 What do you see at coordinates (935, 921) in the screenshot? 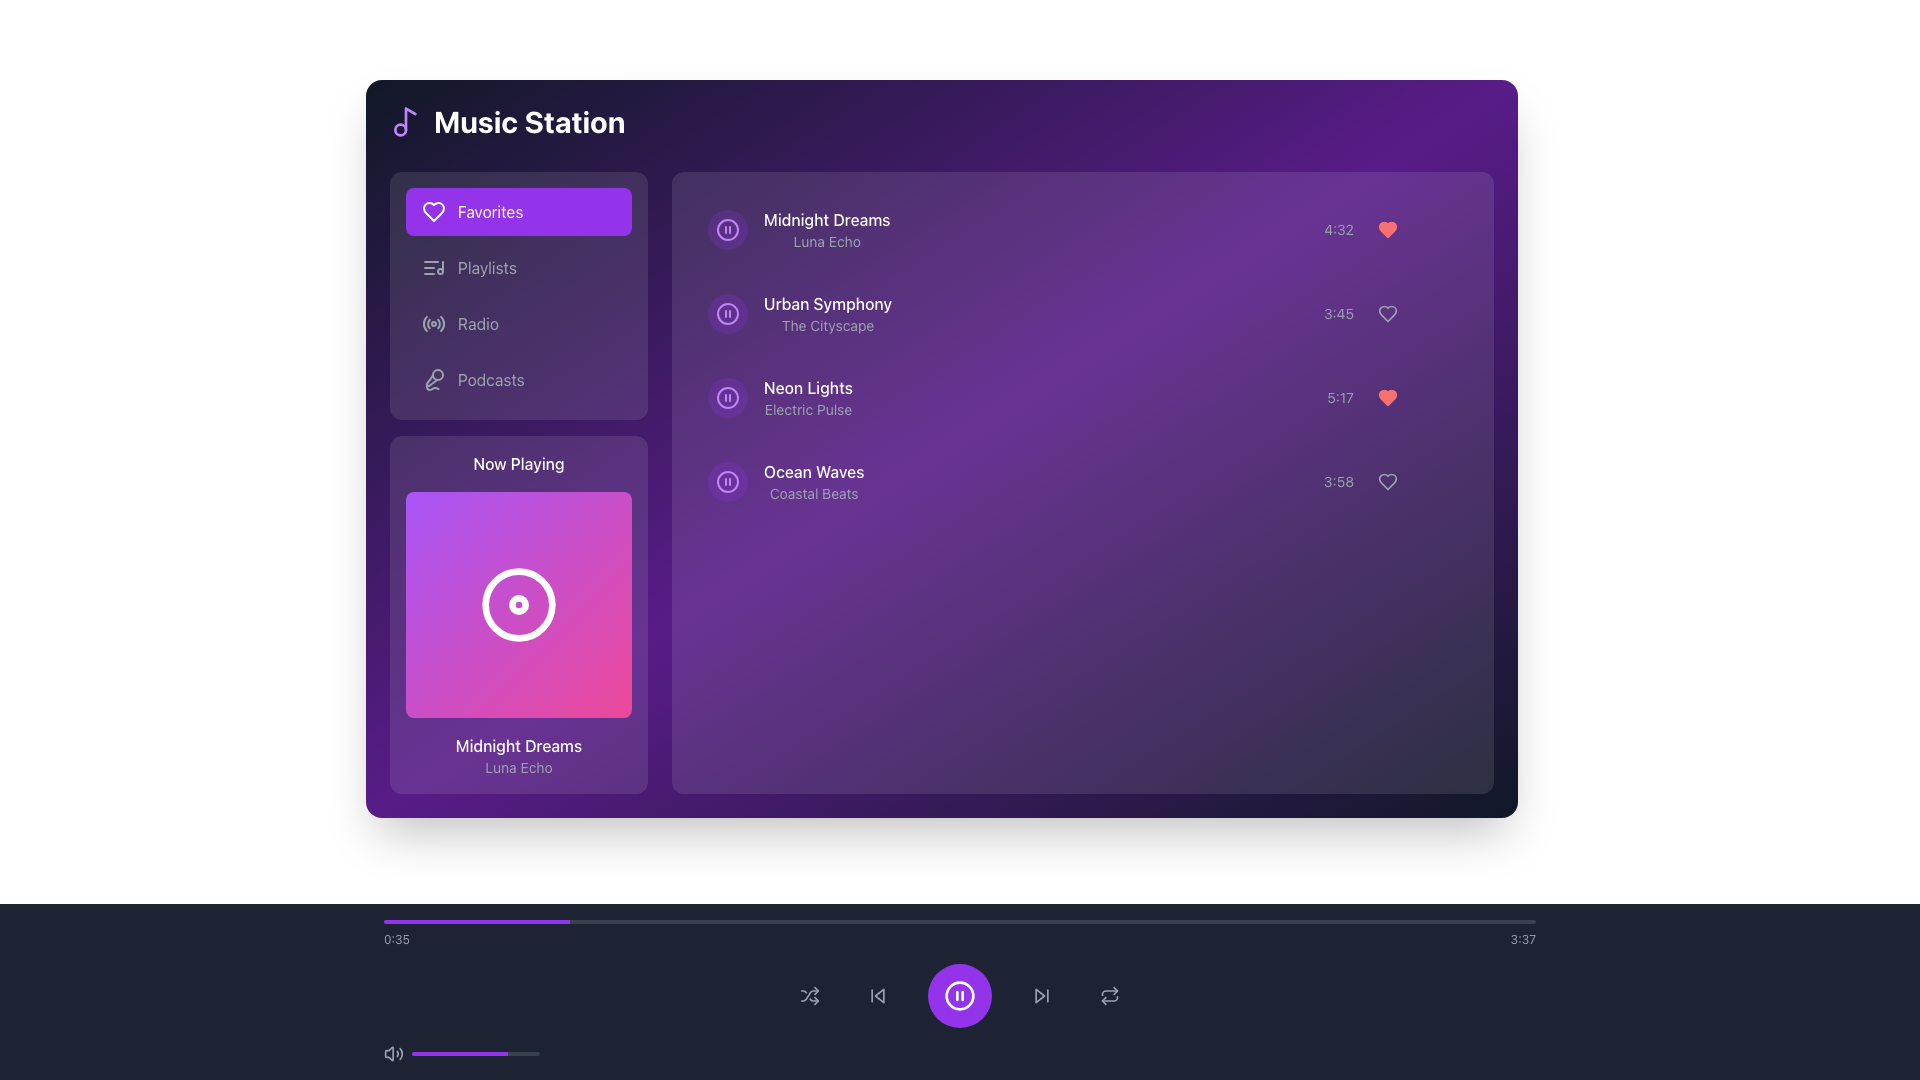
I see `playback progress` at bounding box center [935, 921].